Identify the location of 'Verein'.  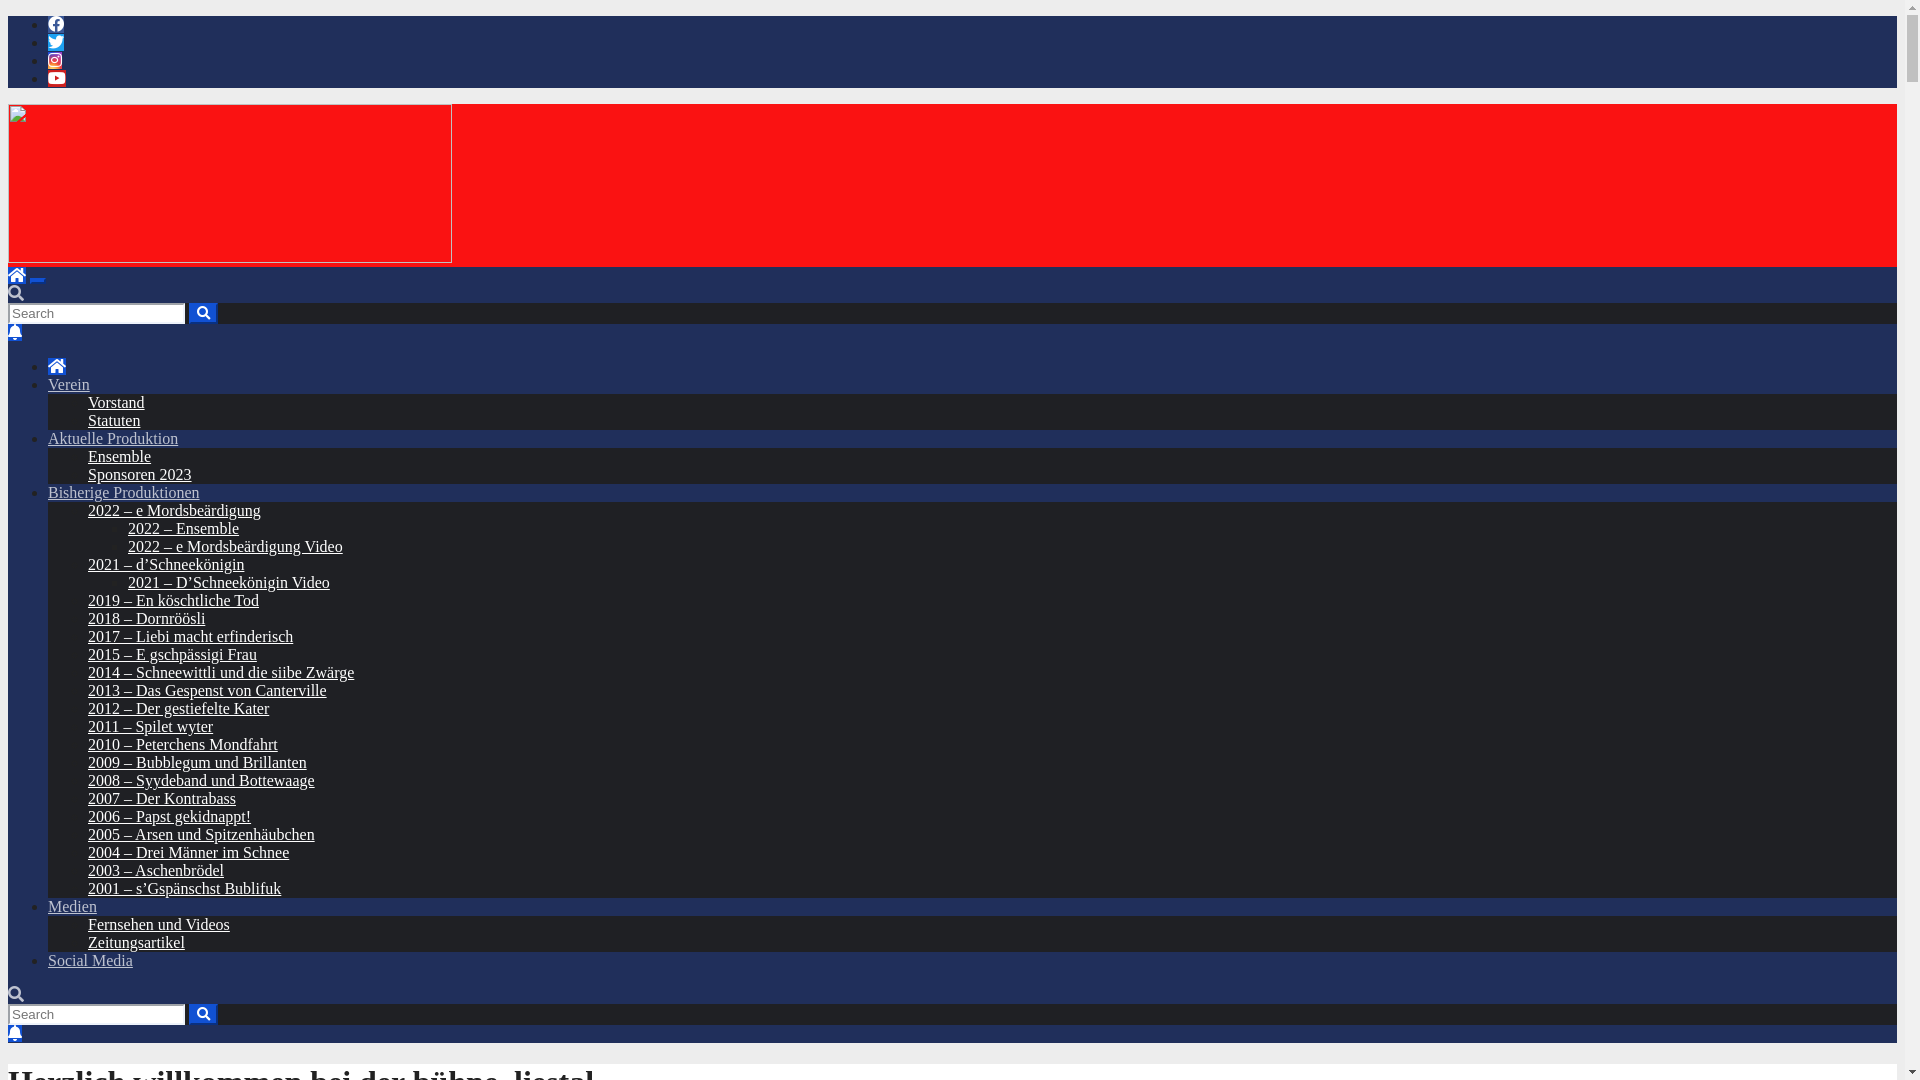
(68, 384).